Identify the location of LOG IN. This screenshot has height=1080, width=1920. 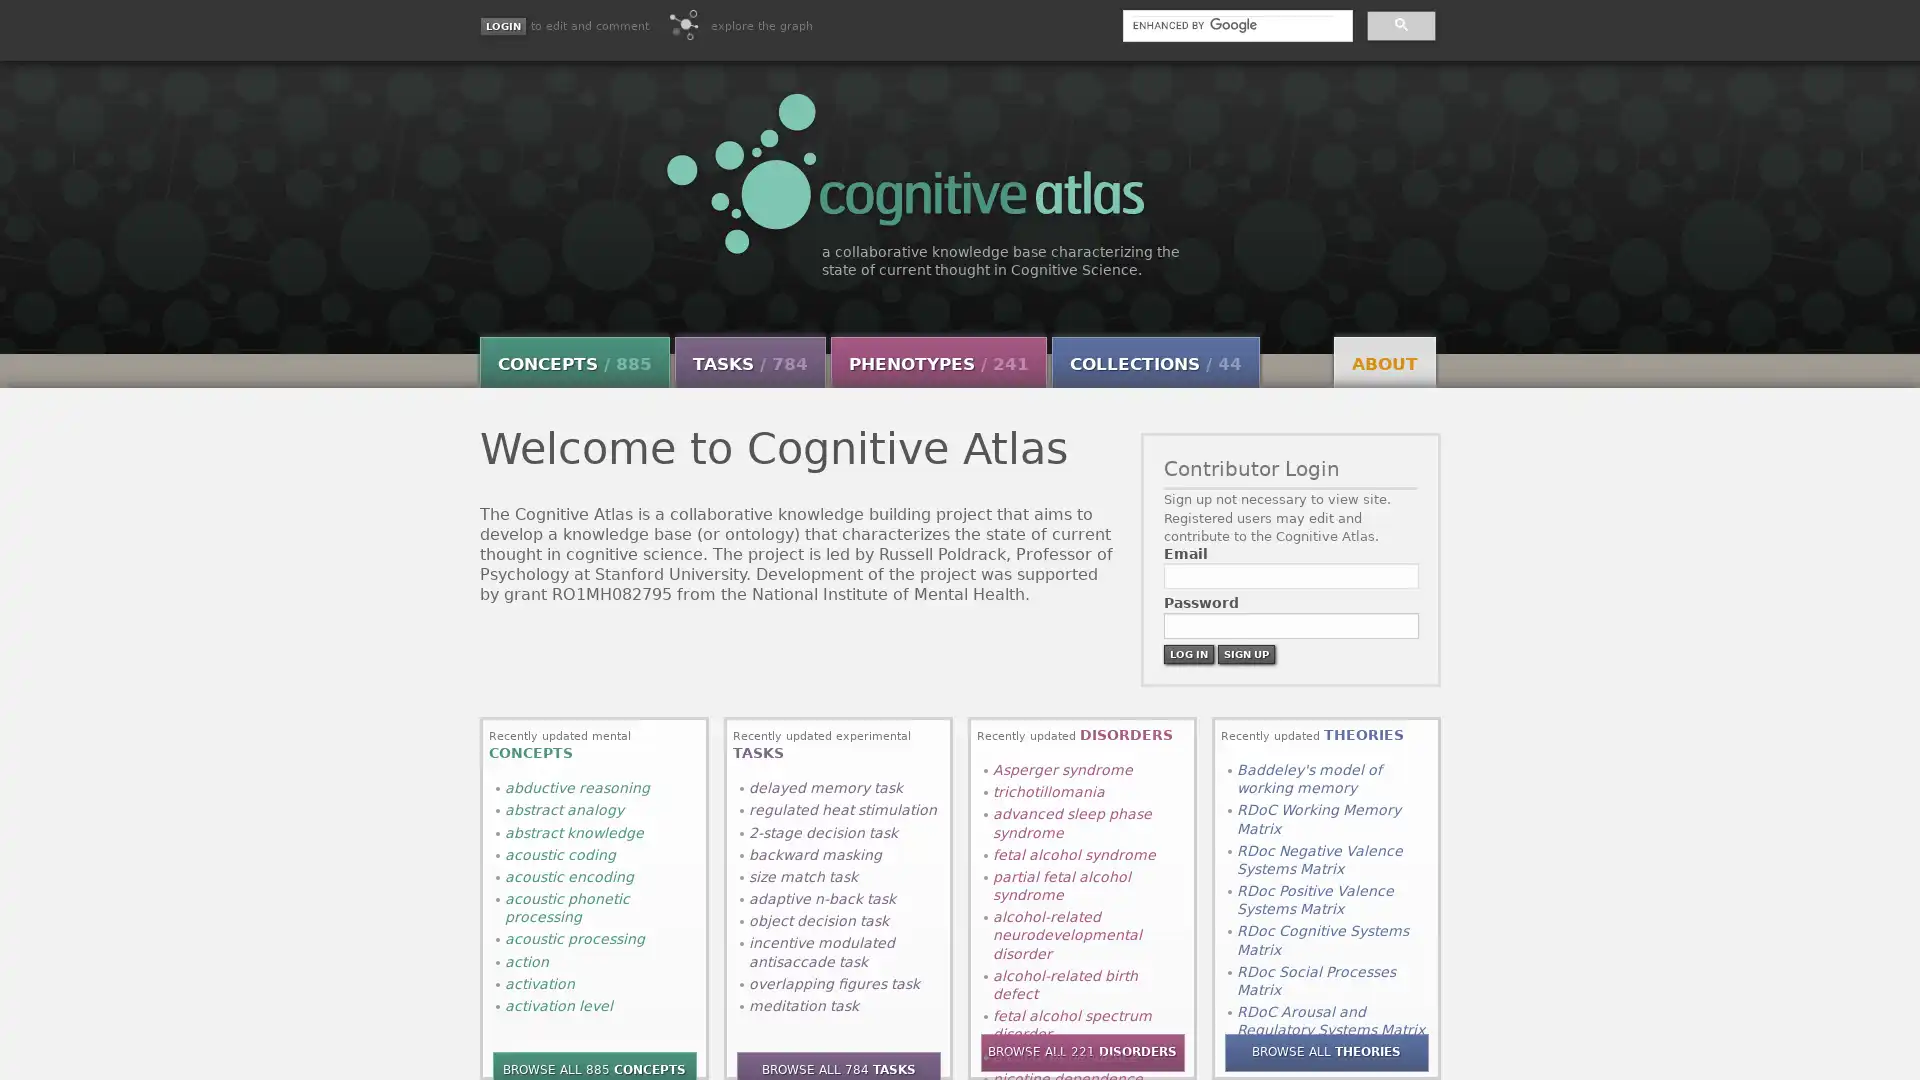
(1187, 653).